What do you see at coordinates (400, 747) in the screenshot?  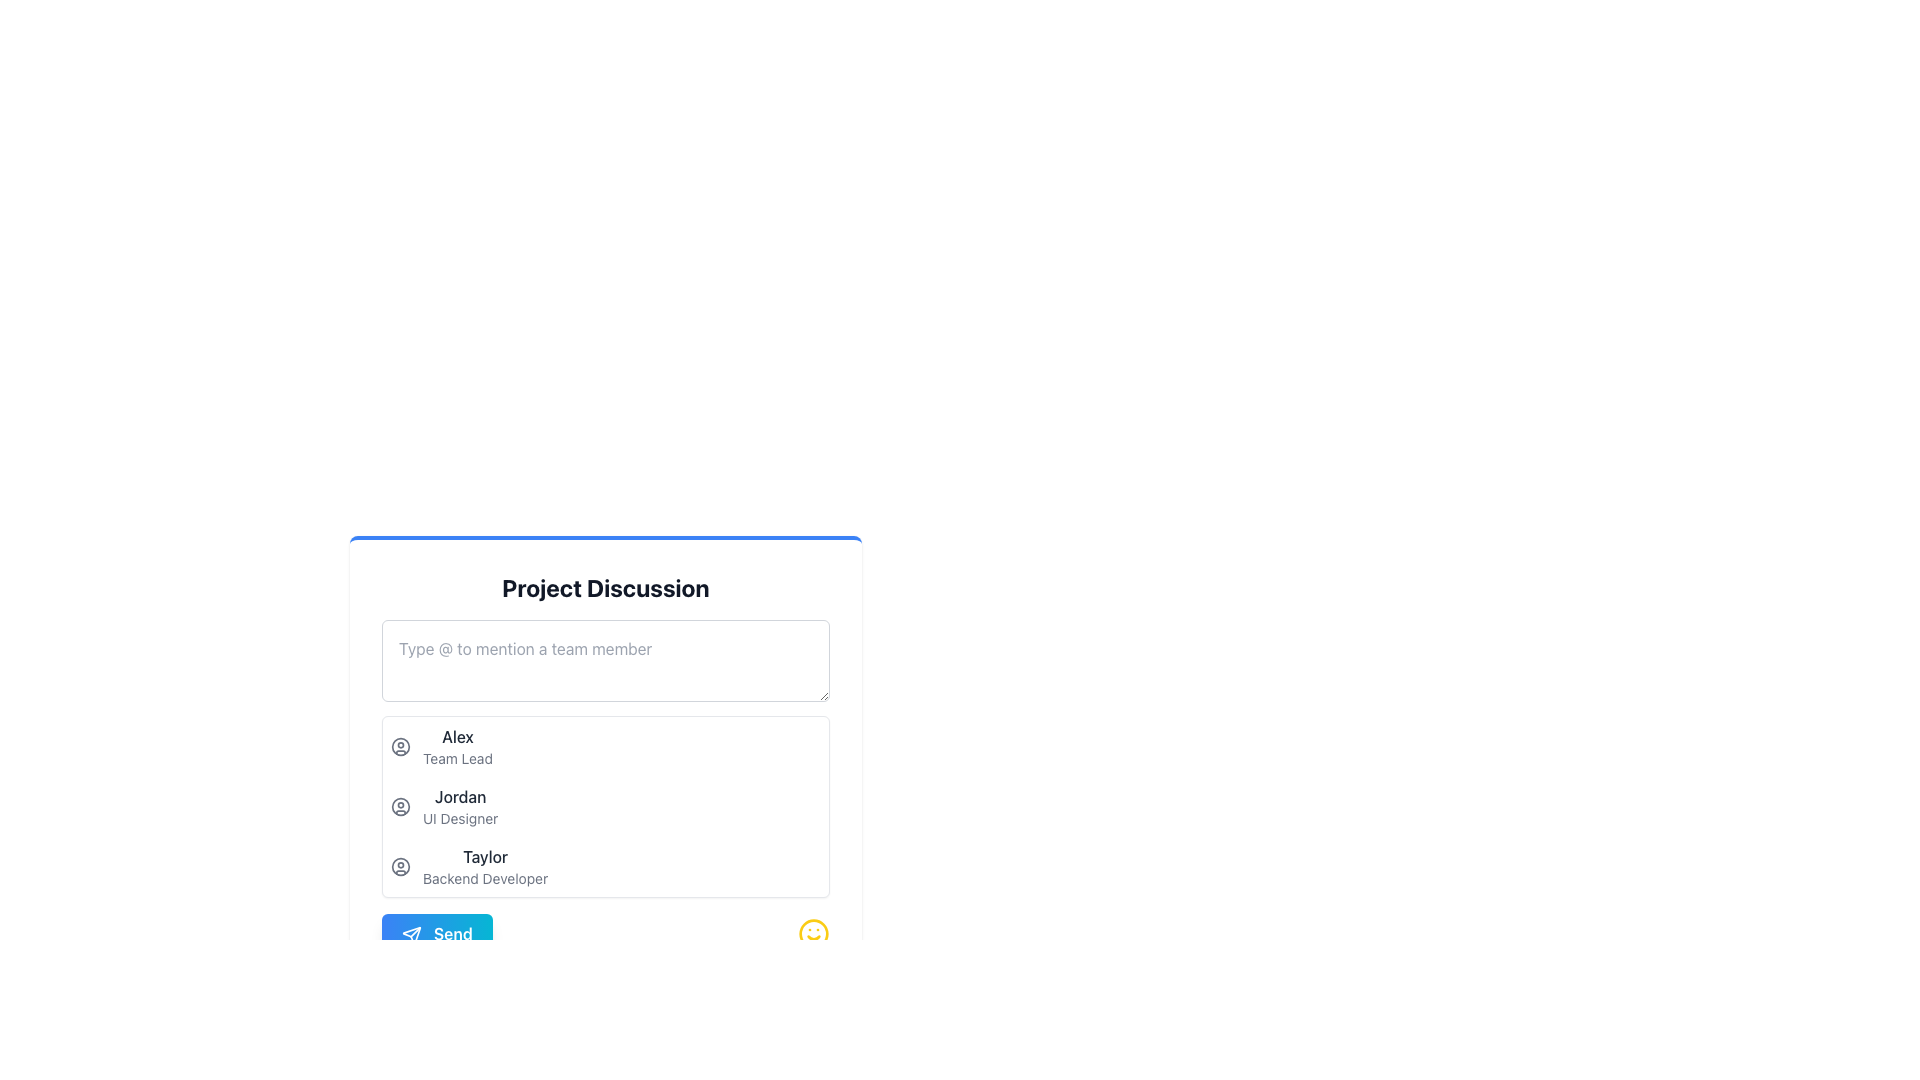 I see `the outermost circular outline representing the avatar for user 'Alex' in the SVG graphic` at bounding box center [400, 747].